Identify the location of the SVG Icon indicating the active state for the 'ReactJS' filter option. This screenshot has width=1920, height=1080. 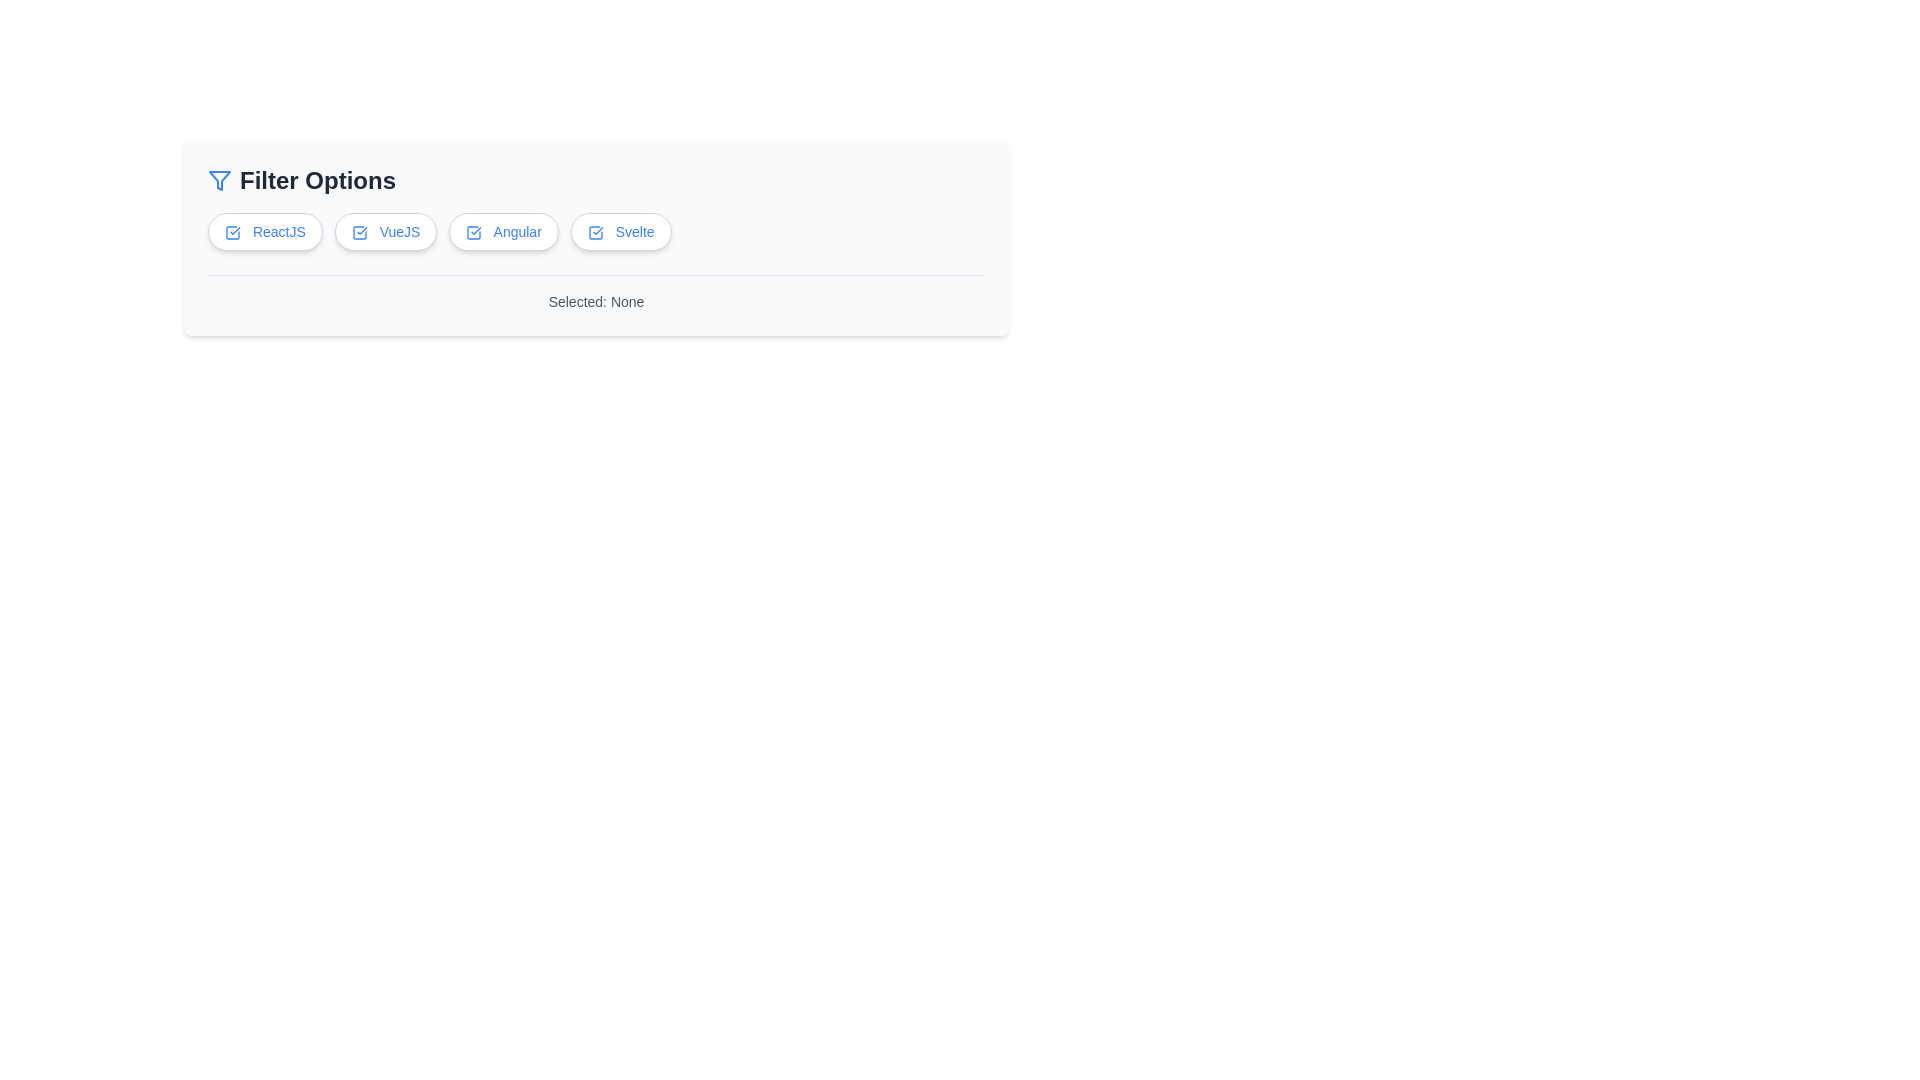
(233, 231).